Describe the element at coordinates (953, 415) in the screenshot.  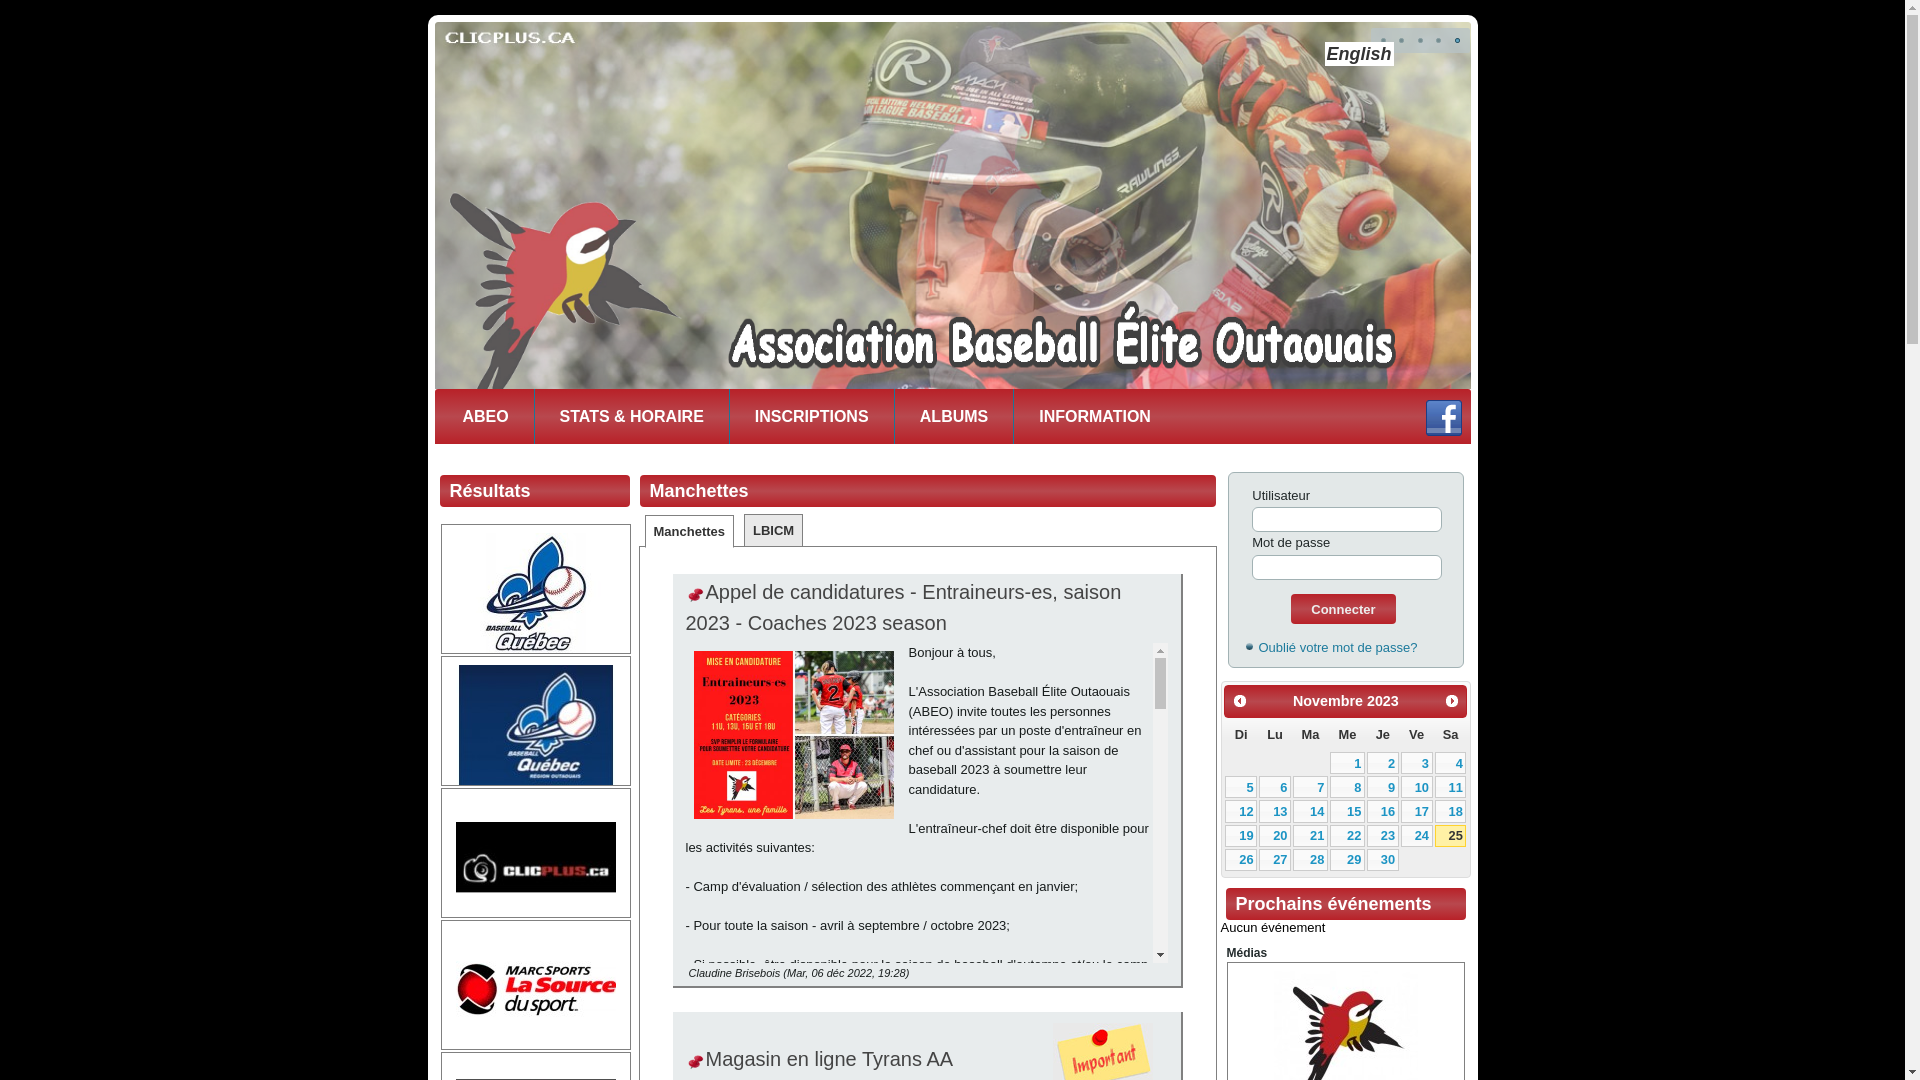
I see `'ALBUMS'` at that location.